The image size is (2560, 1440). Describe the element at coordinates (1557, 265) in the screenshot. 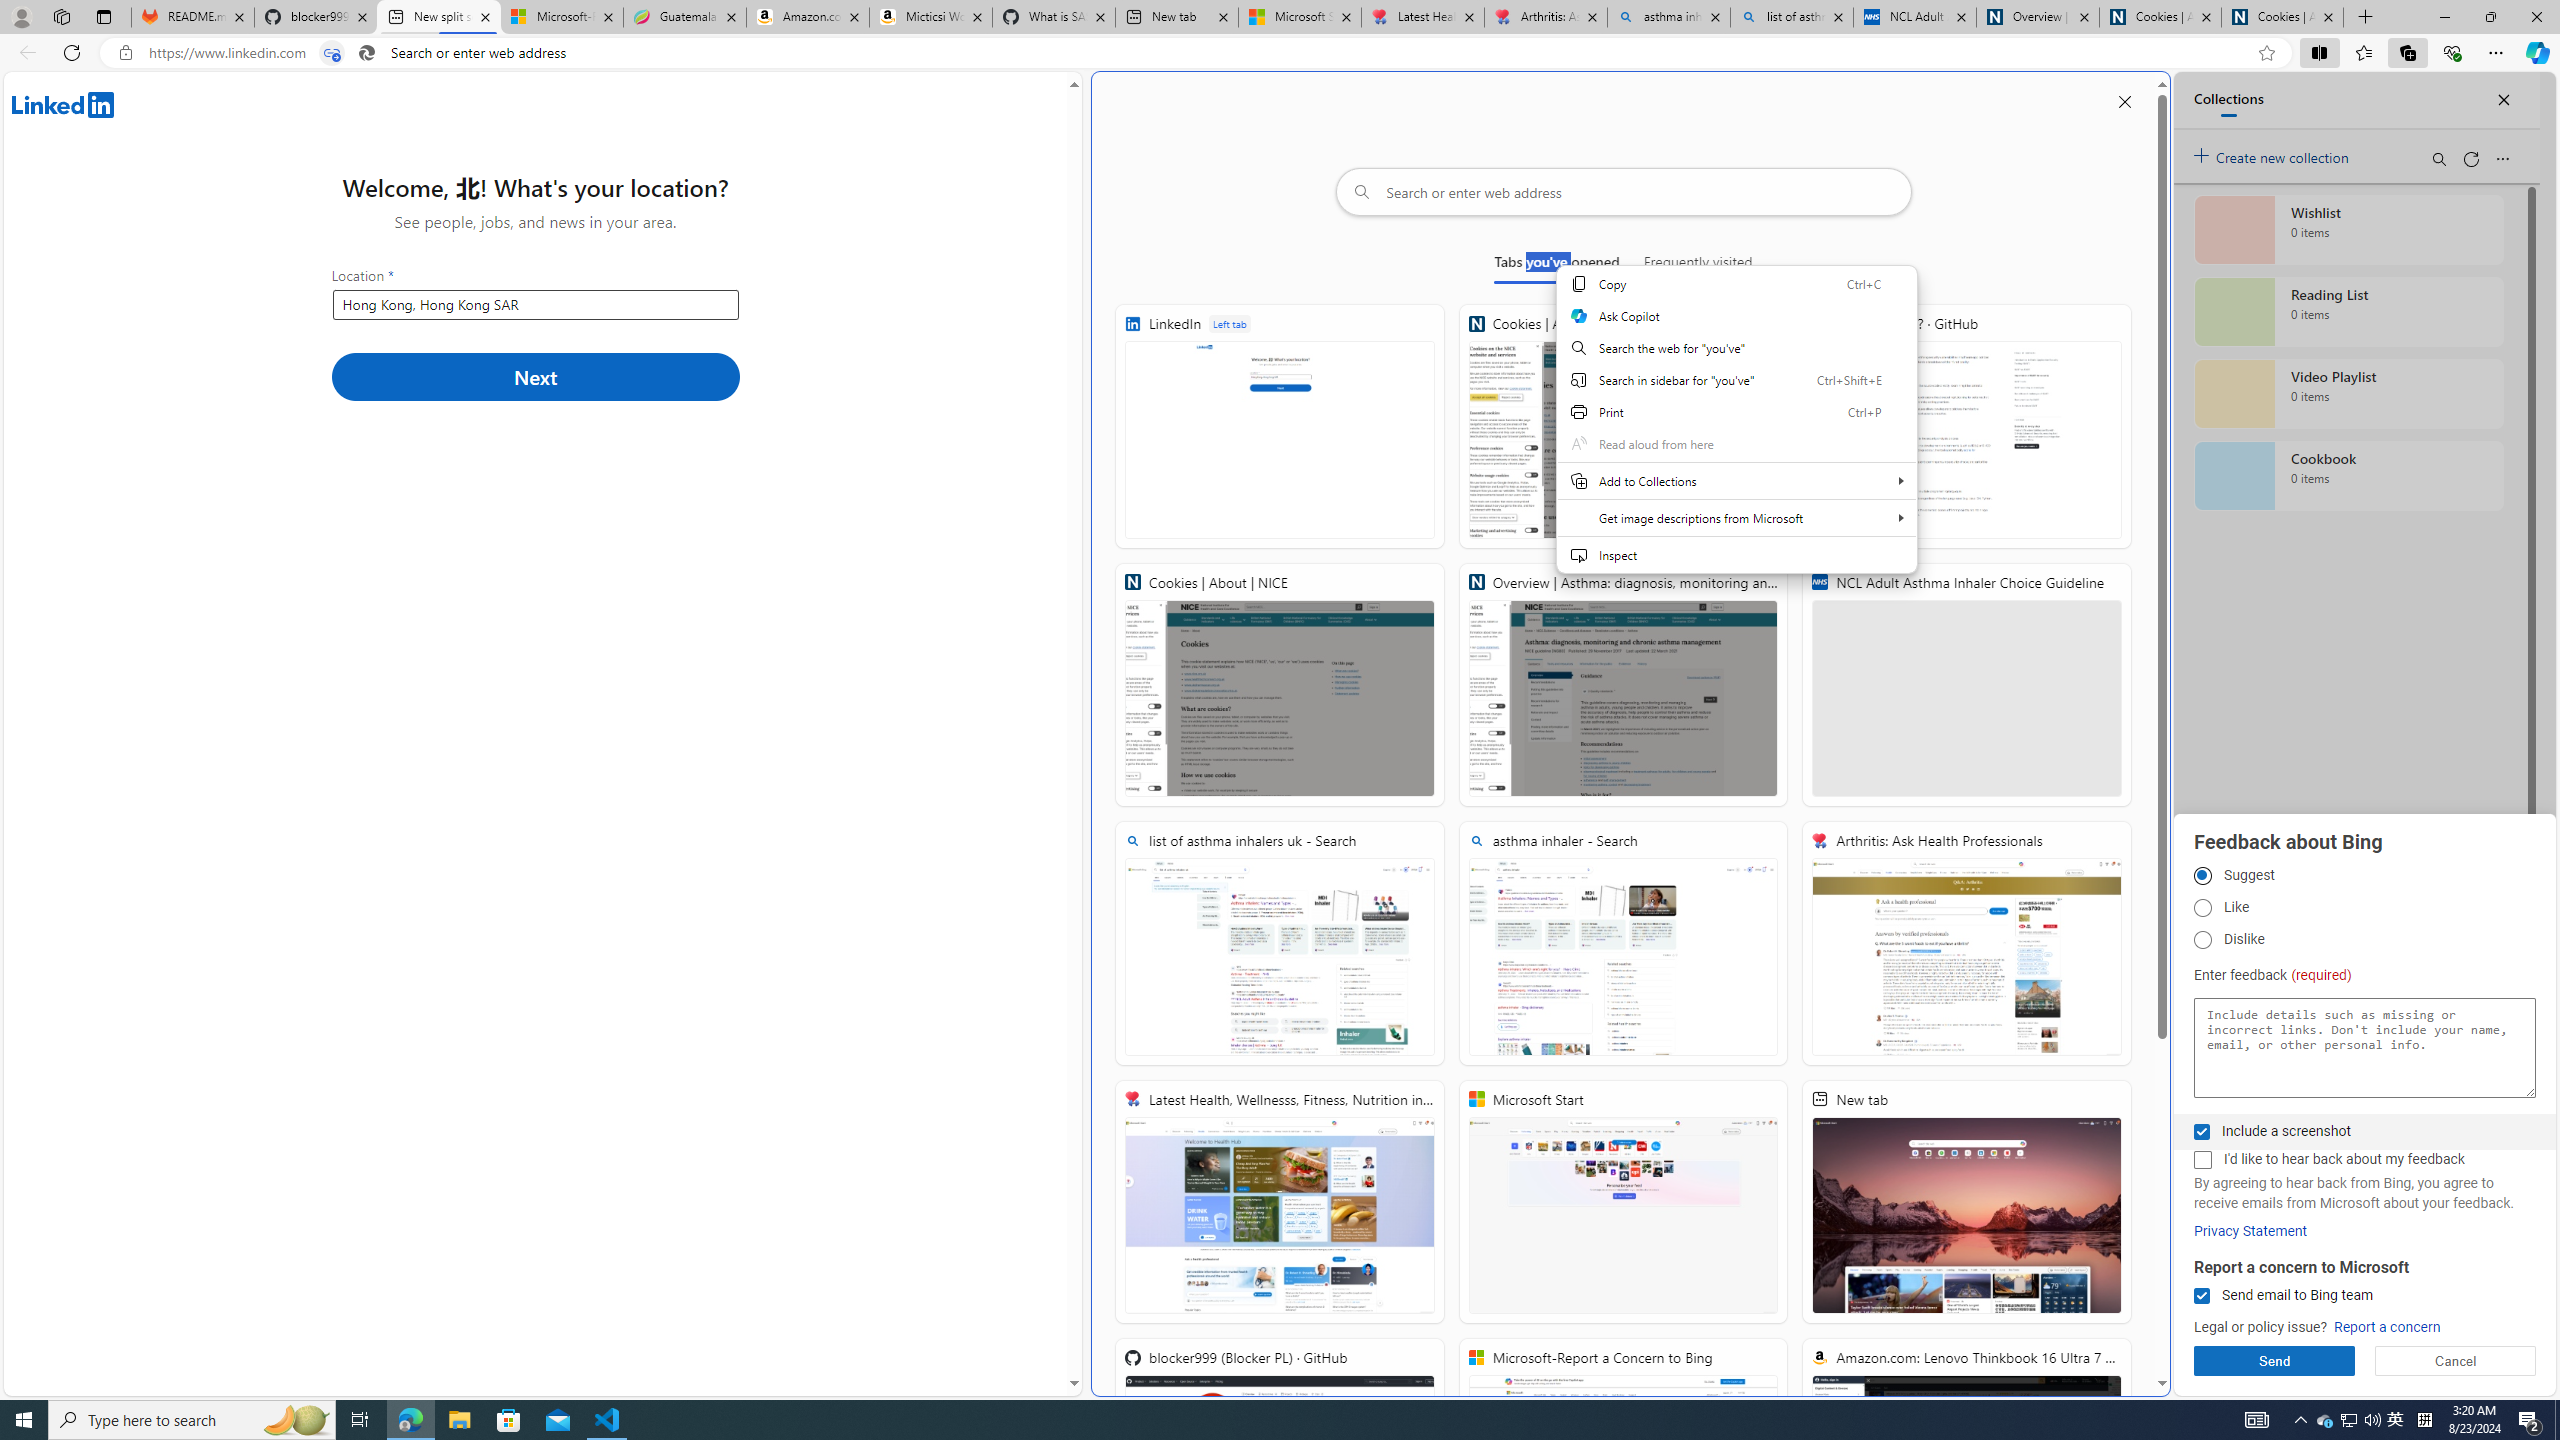

I see `'Tabs you'` at that location.